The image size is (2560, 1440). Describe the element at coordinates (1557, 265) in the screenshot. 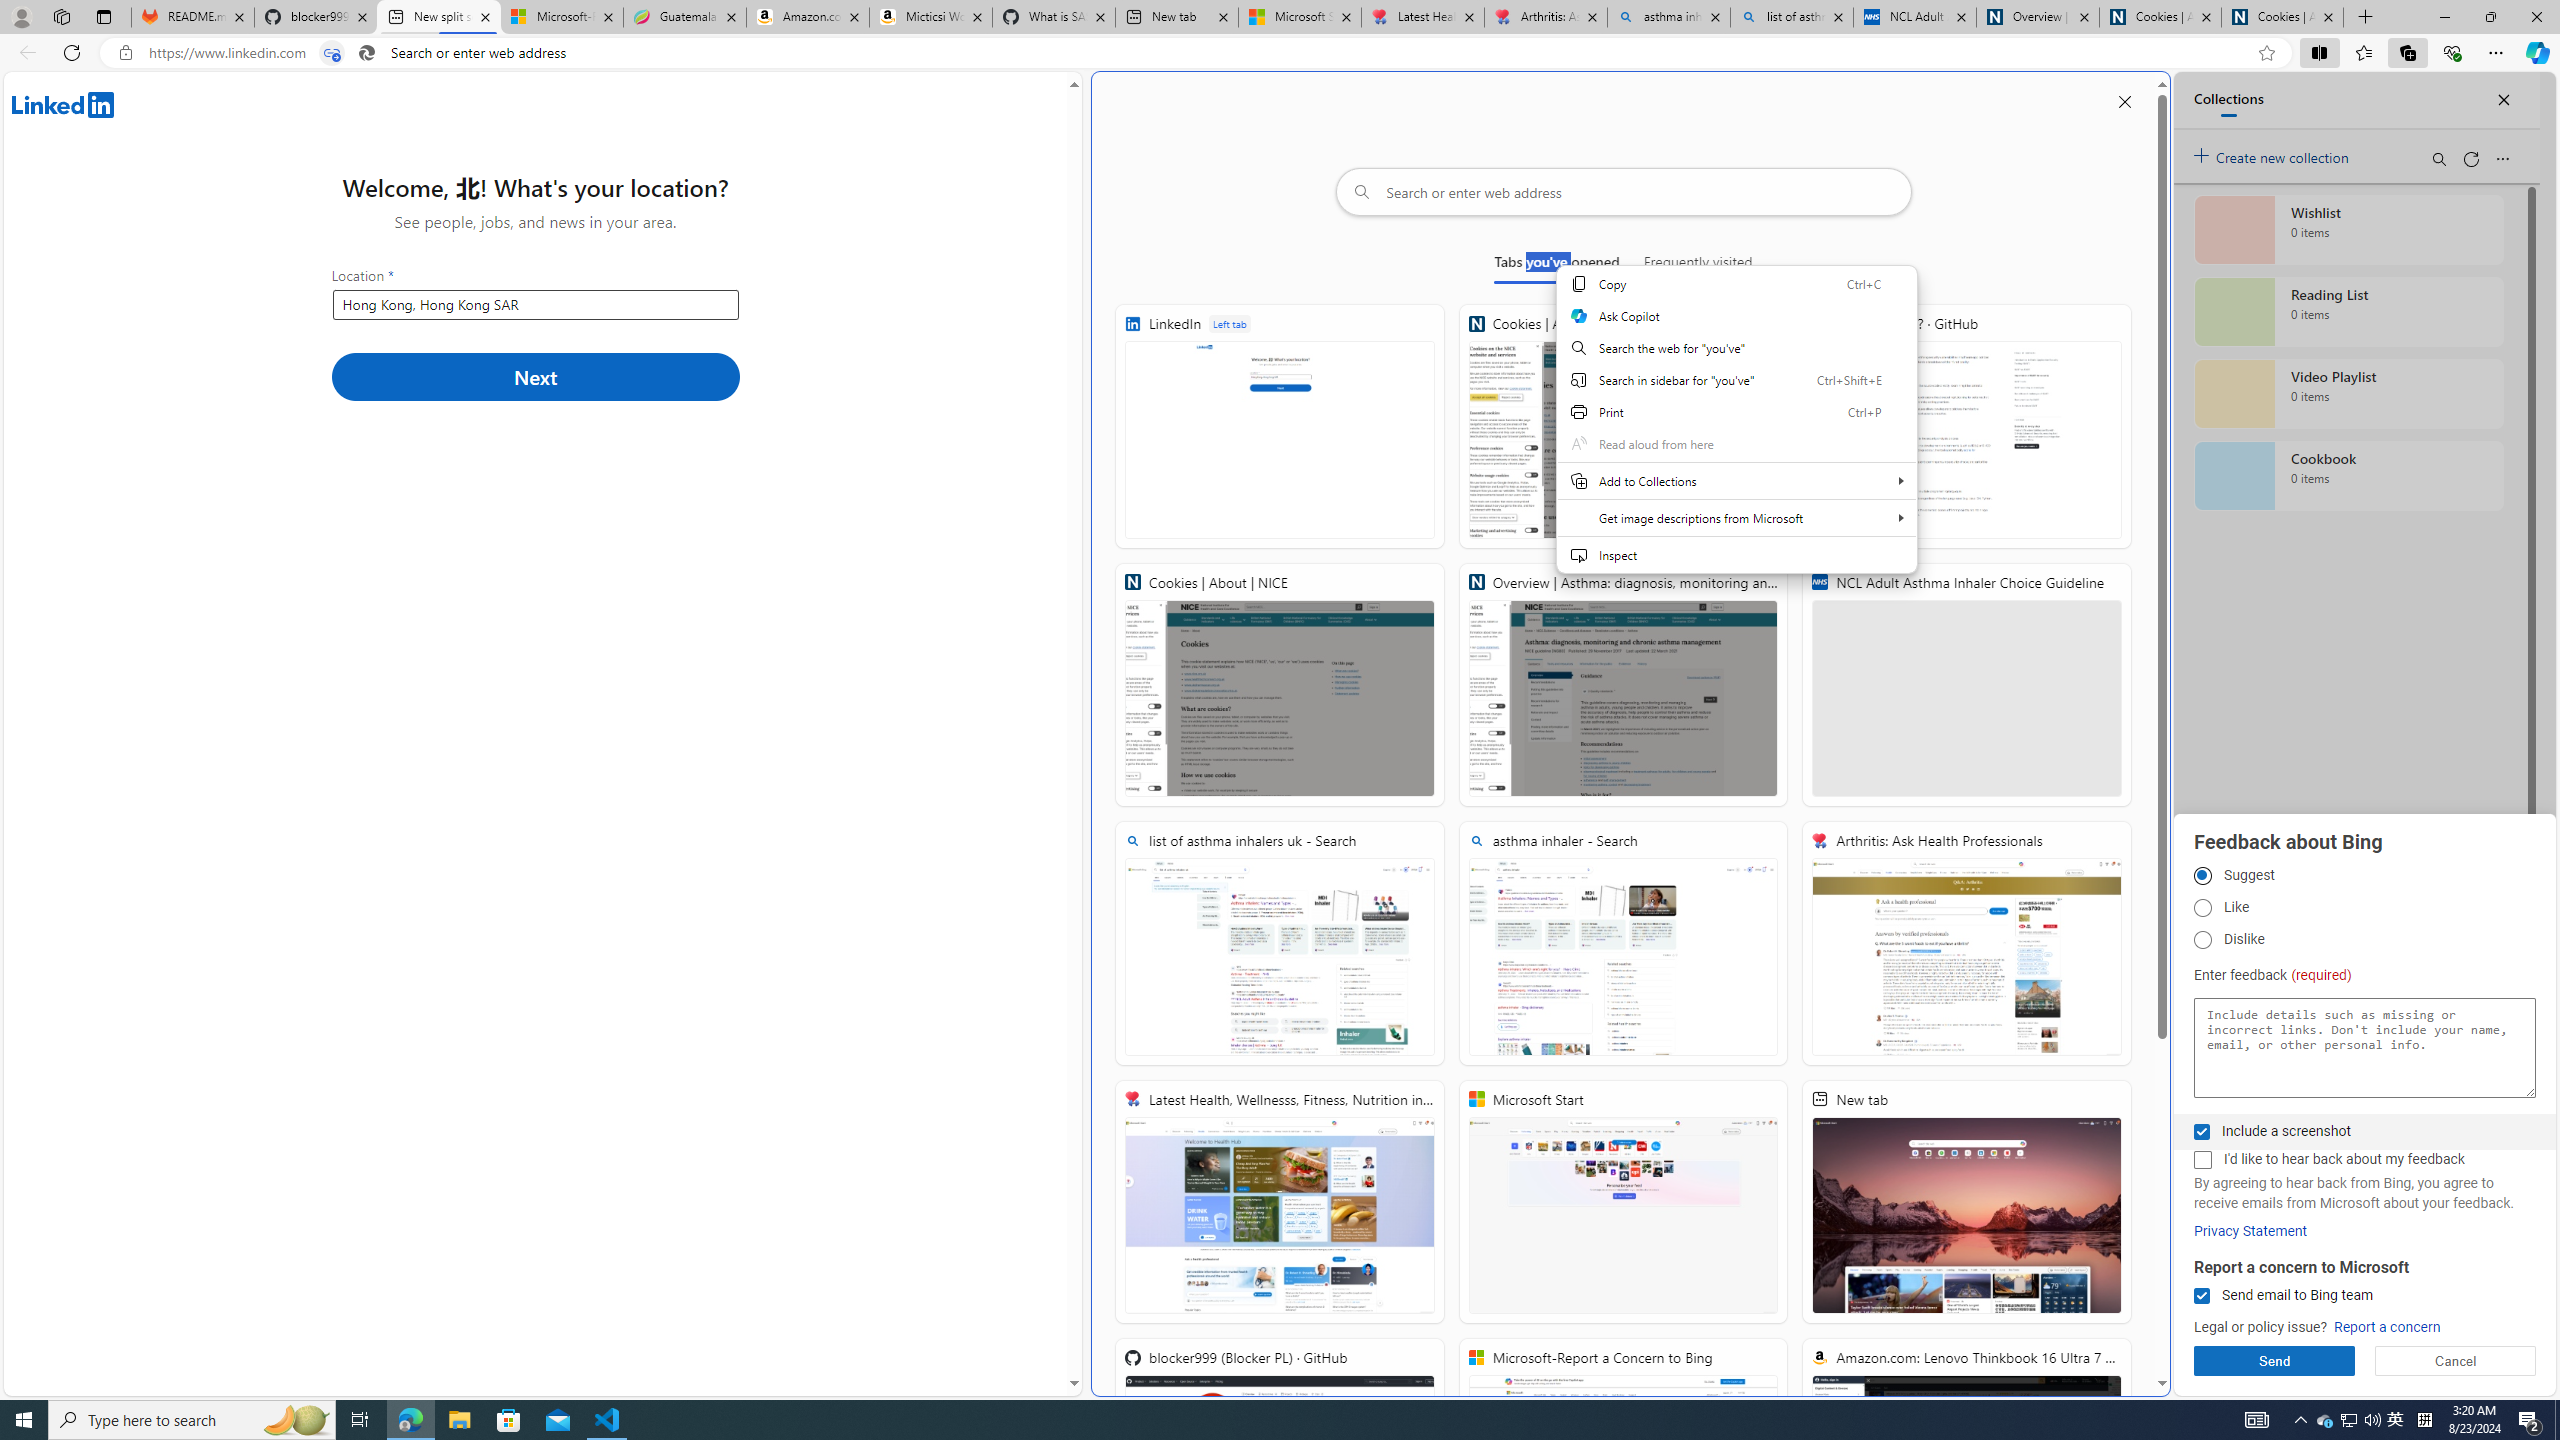

I see `'Tabs you'` at that location.